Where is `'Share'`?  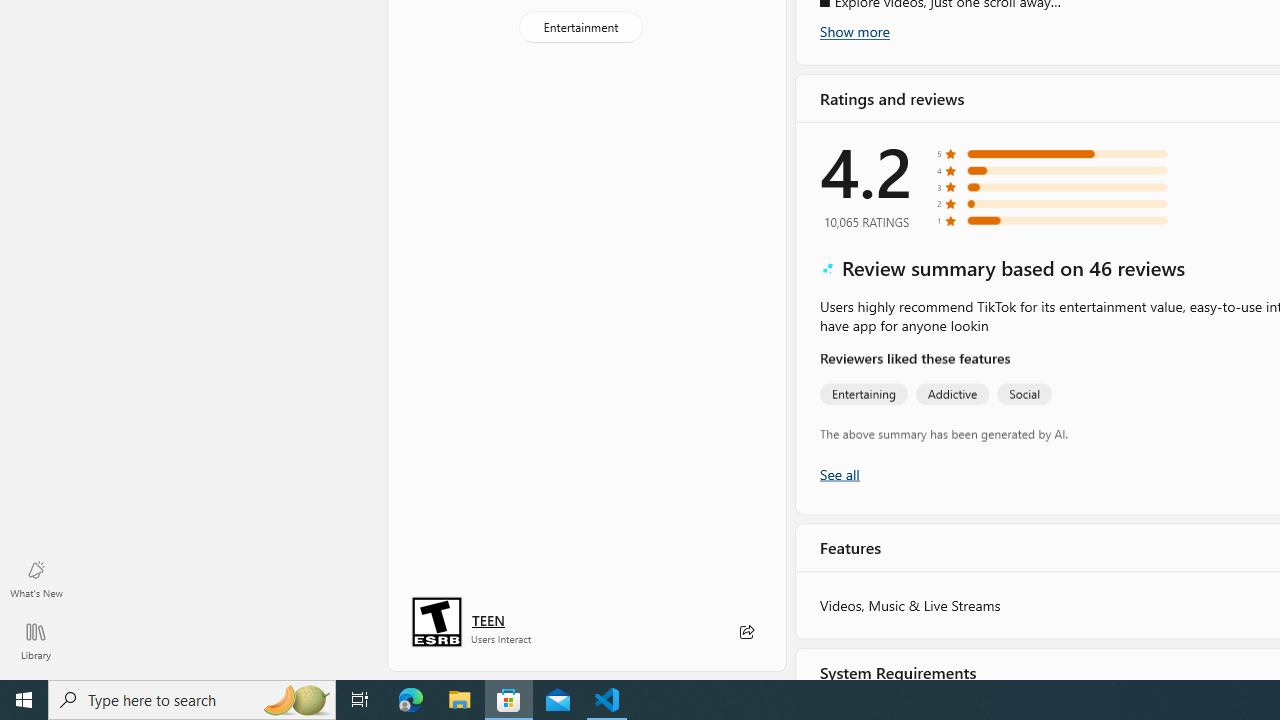 'Share' is located at coordinates (745, 632).